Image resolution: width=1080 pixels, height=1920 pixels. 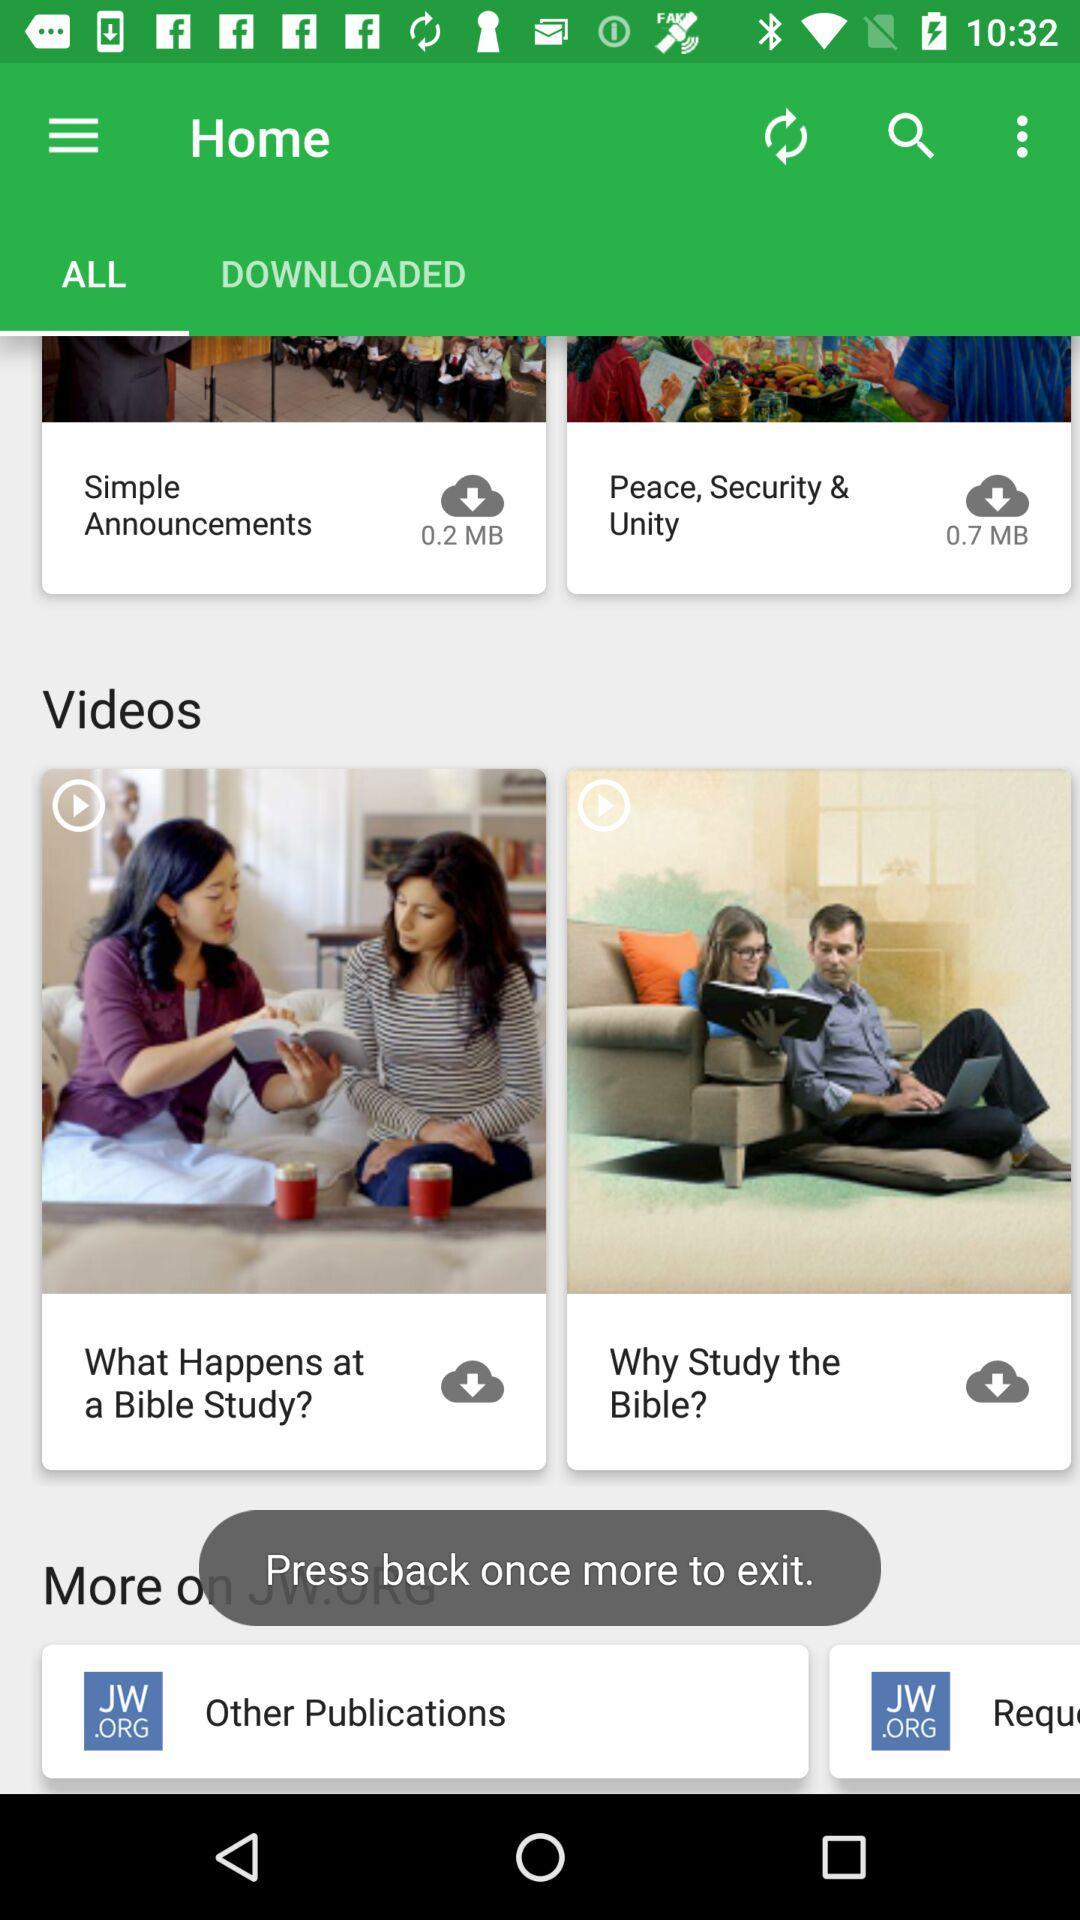 What do you see at coordinates (293, 379) in the screenshot?
I see `click on simple announcements` at bounding box center [293, 379].